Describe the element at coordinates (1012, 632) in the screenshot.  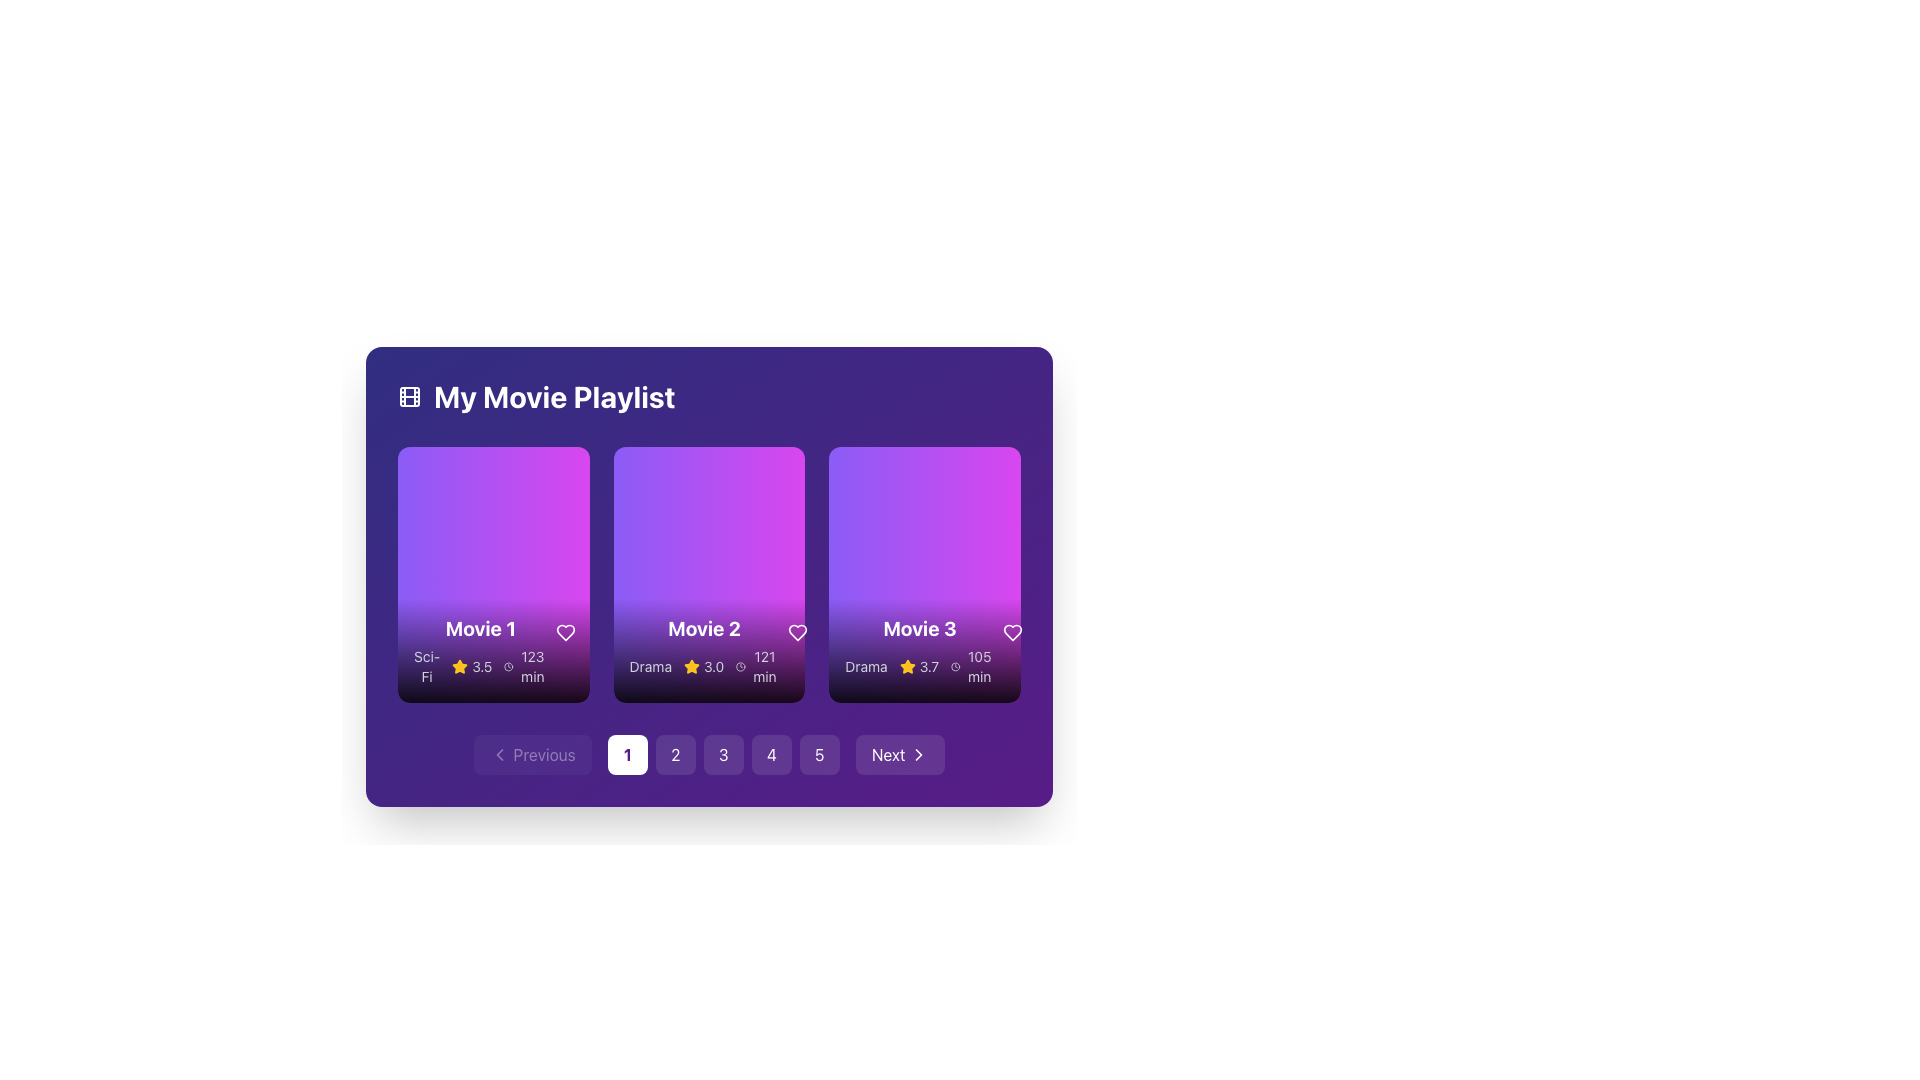
I see `the heart icon on the purple card labeled 'Movie 3' in the 'My Movie Playlist' section to like or unlike the item` at that location.